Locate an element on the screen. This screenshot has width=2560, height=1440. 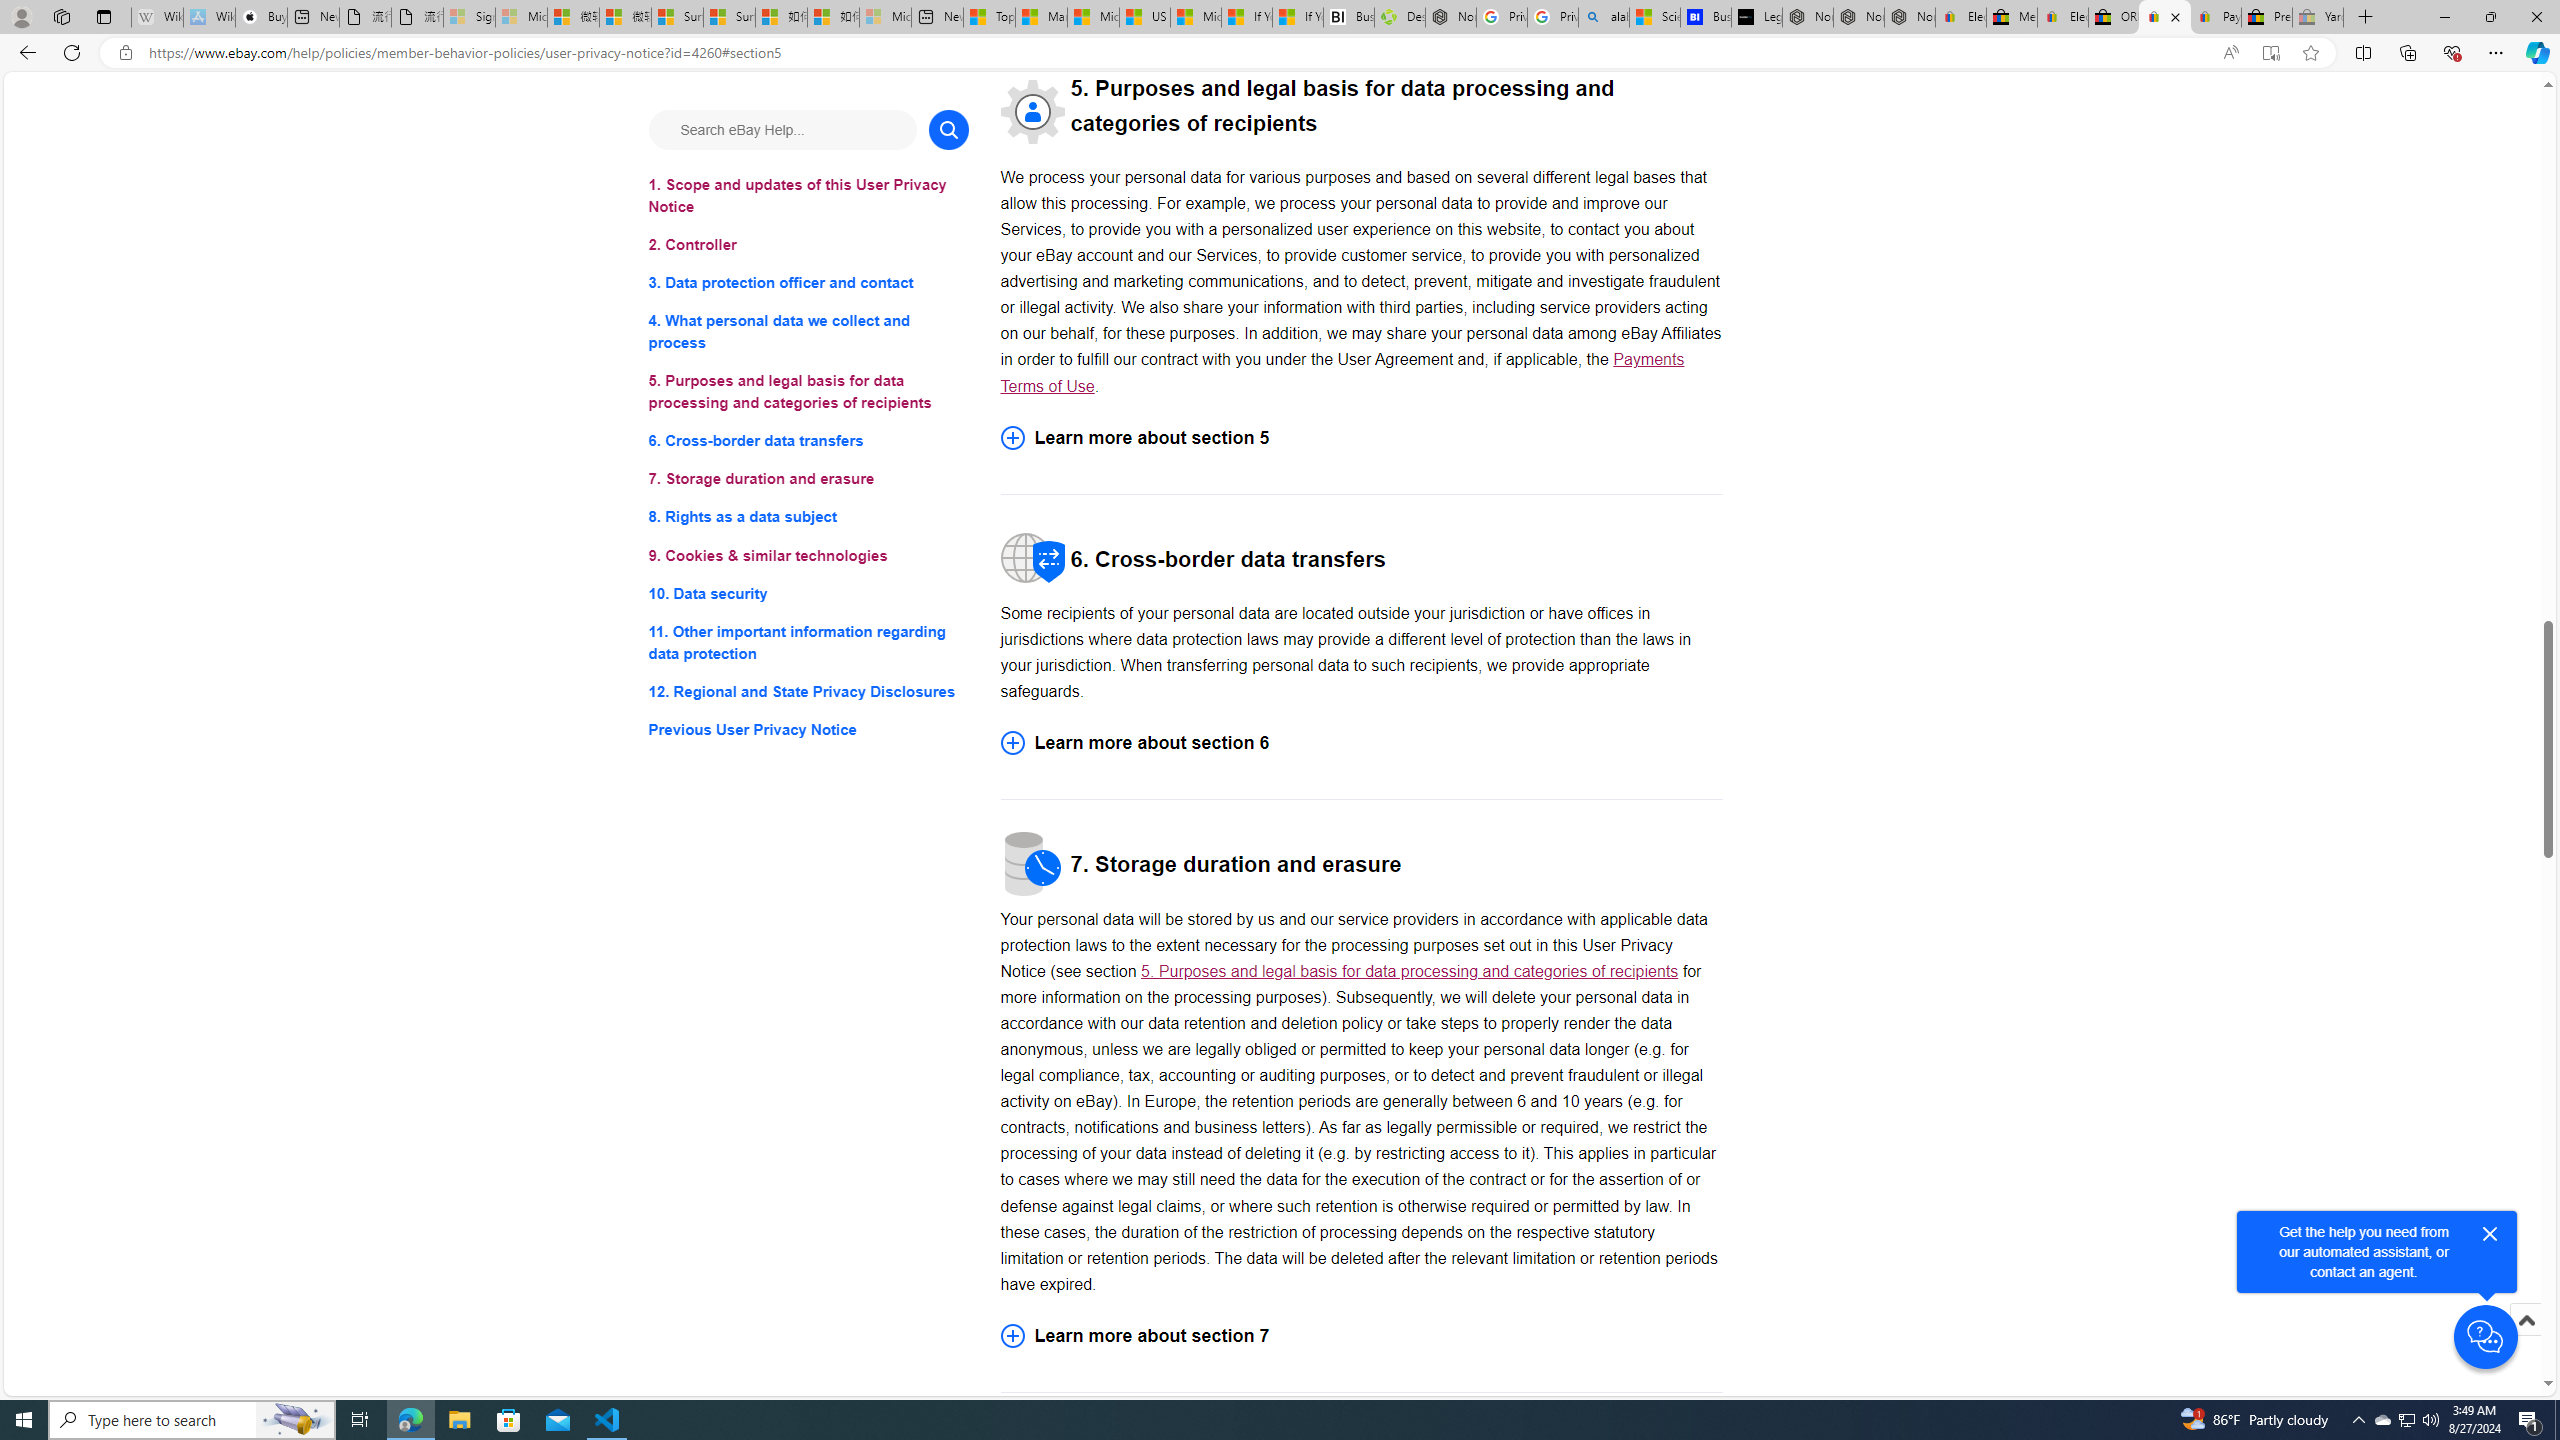
'4. What personal data we collect and process' is located at coordinates (807, 332).